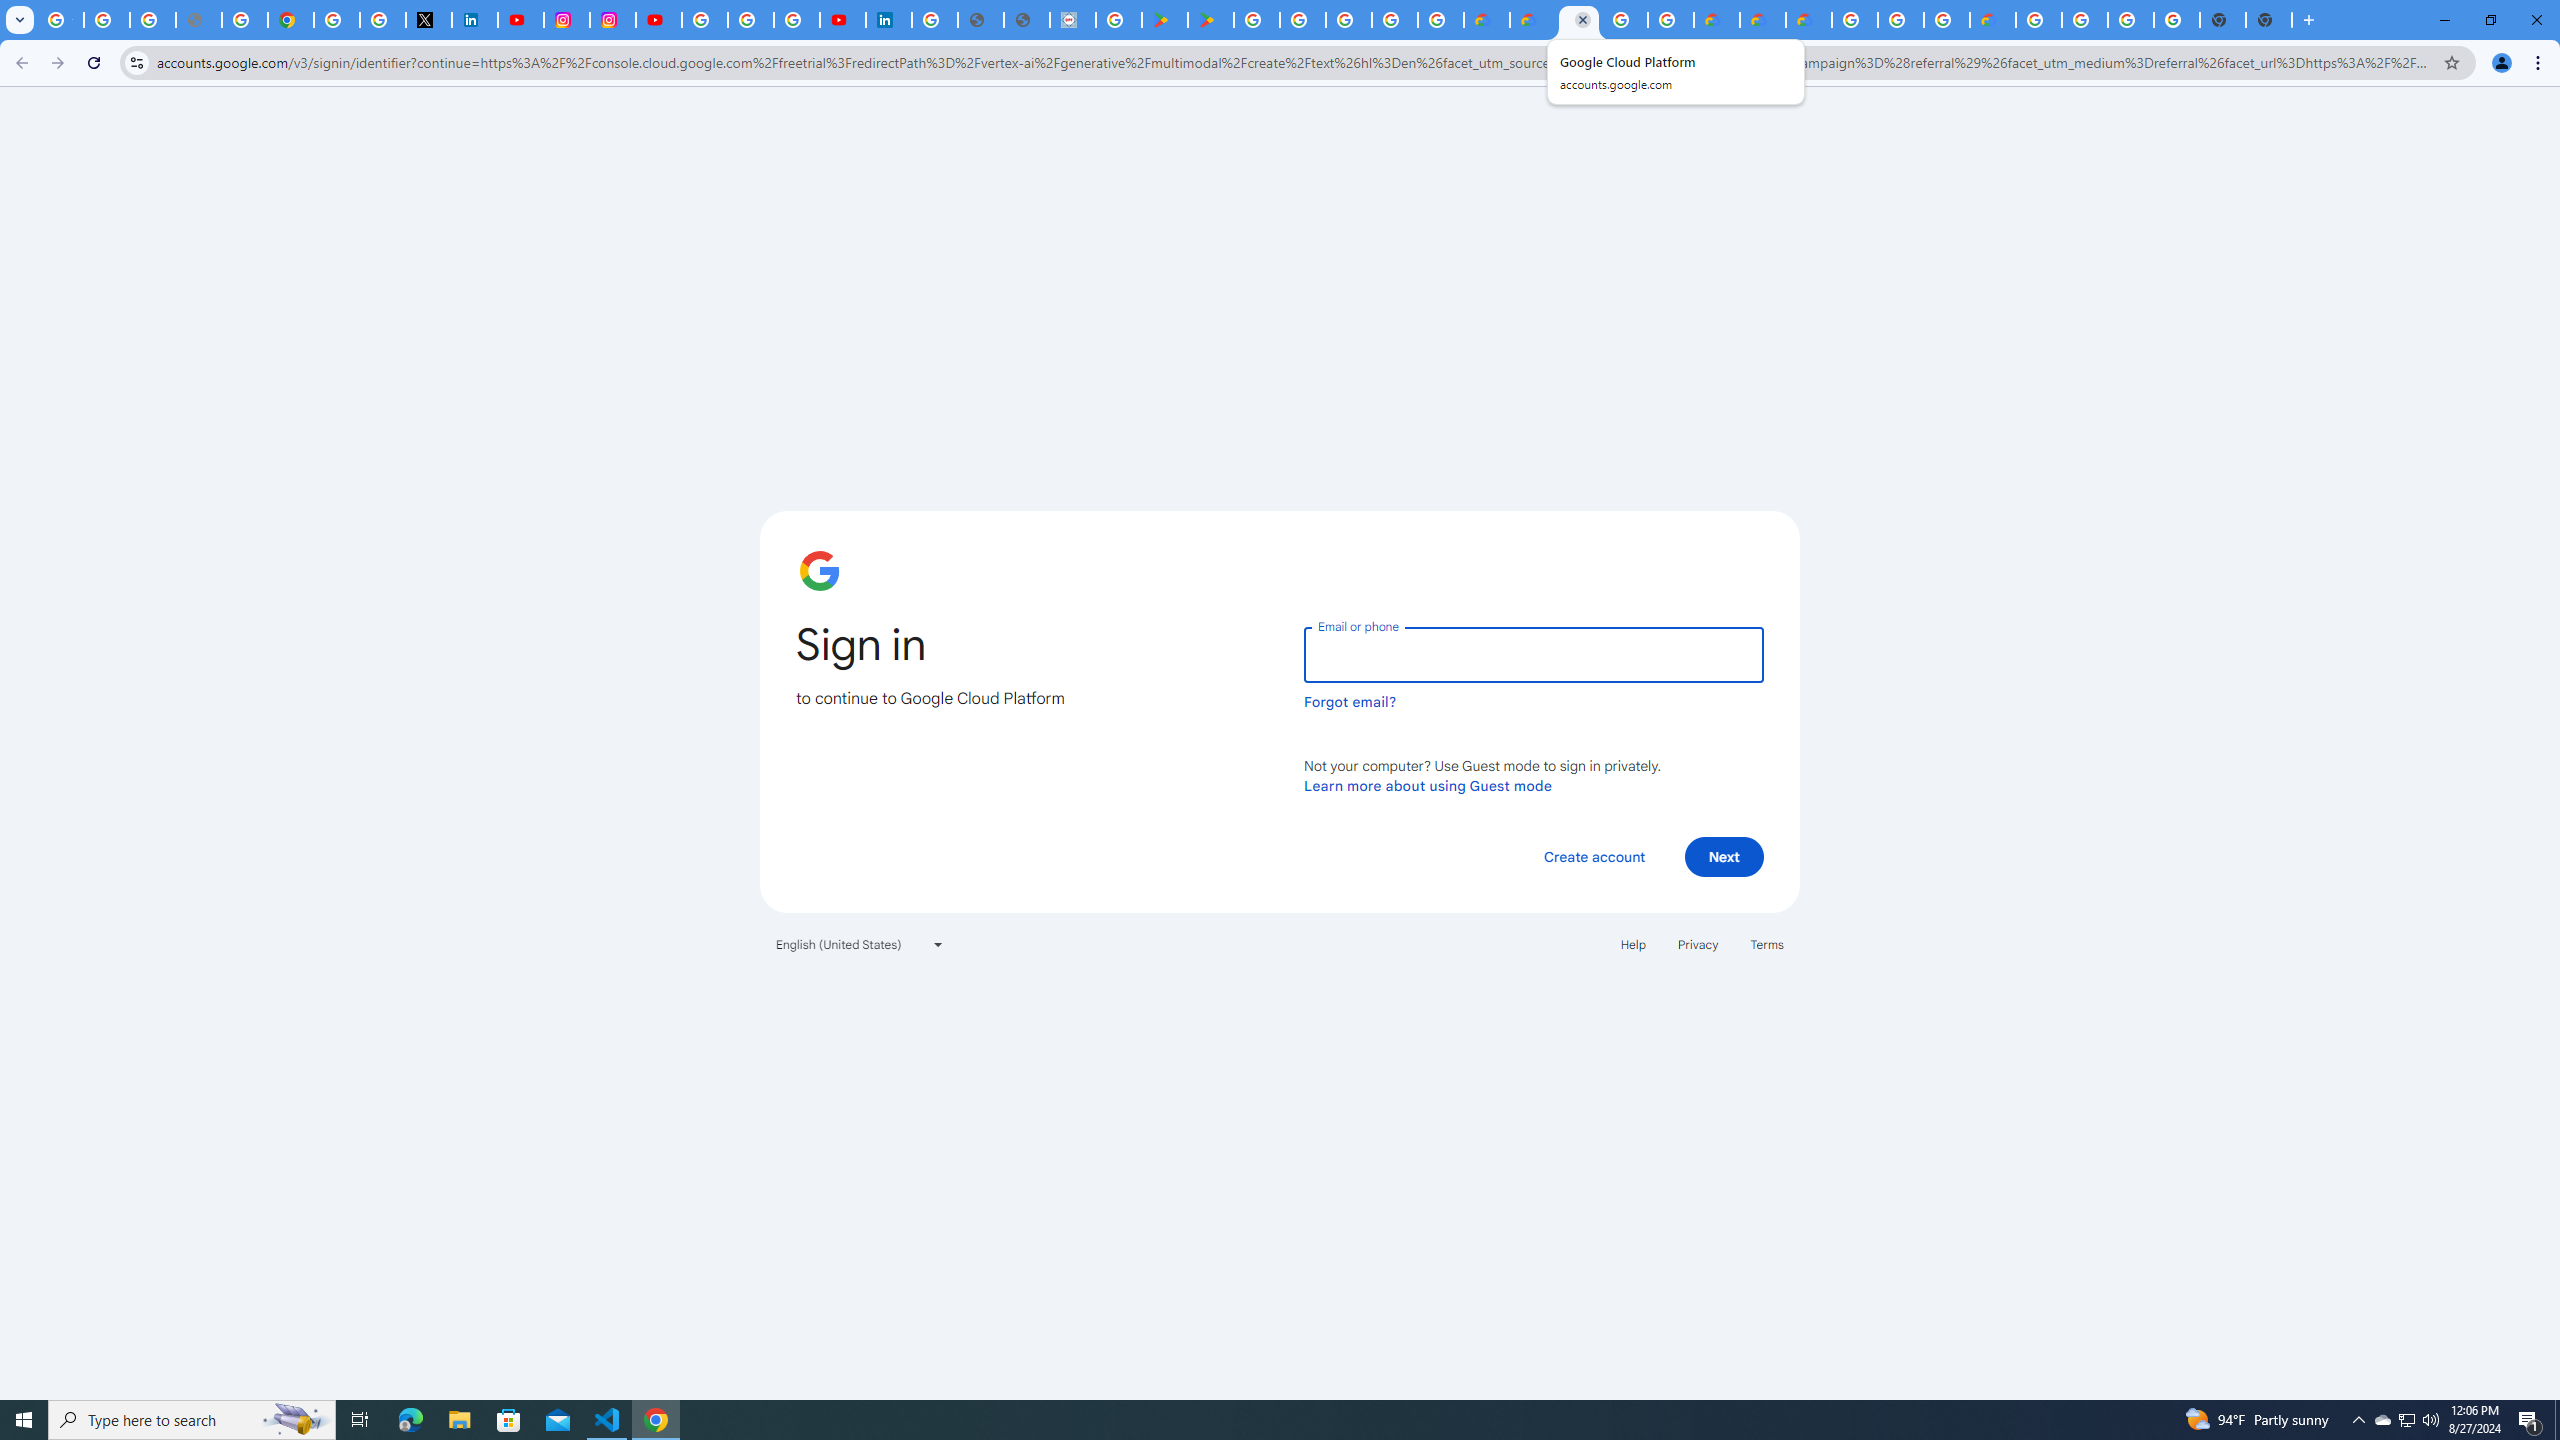 The width and height of the screenshot is (2560, 1440). I want to click on 'Data Privacy Framework', so click(1072, 19).